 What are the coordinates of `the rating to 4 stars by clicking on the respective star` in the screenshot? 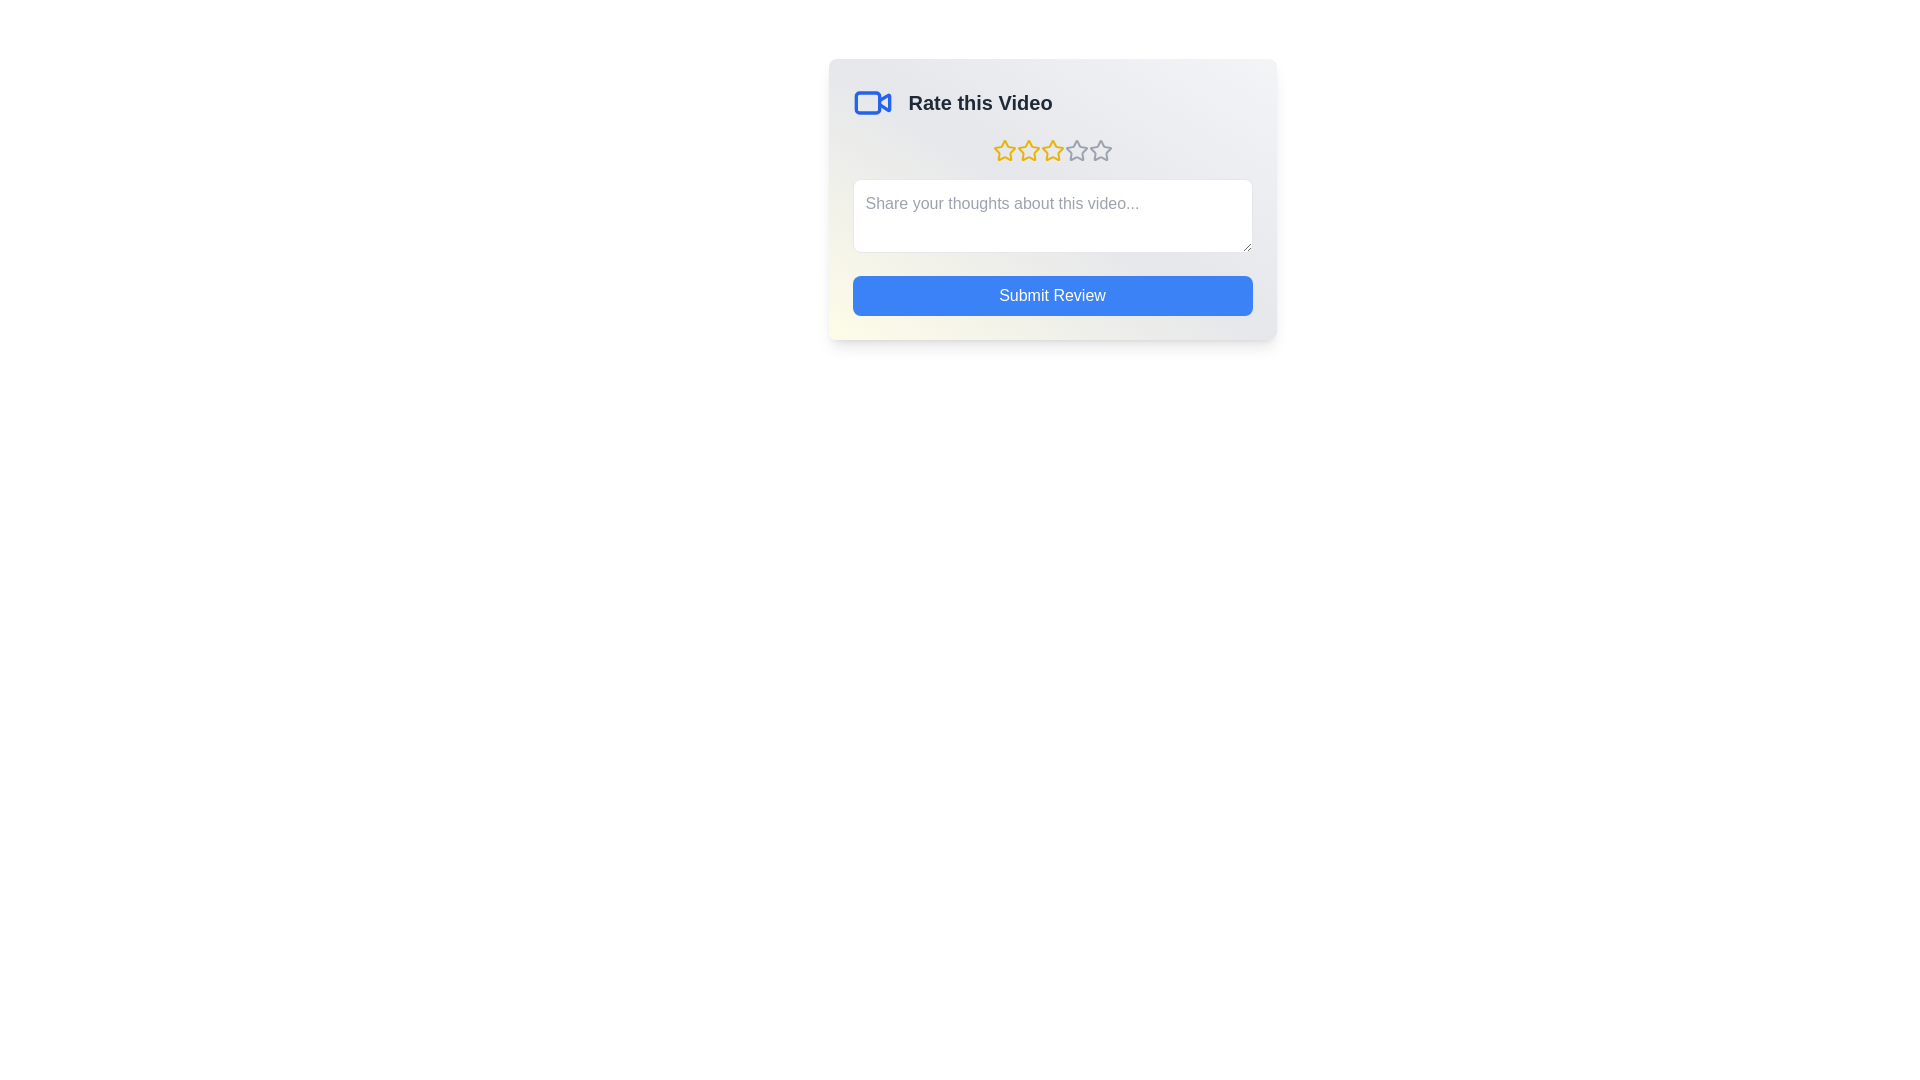 It's located at (1075, 149).